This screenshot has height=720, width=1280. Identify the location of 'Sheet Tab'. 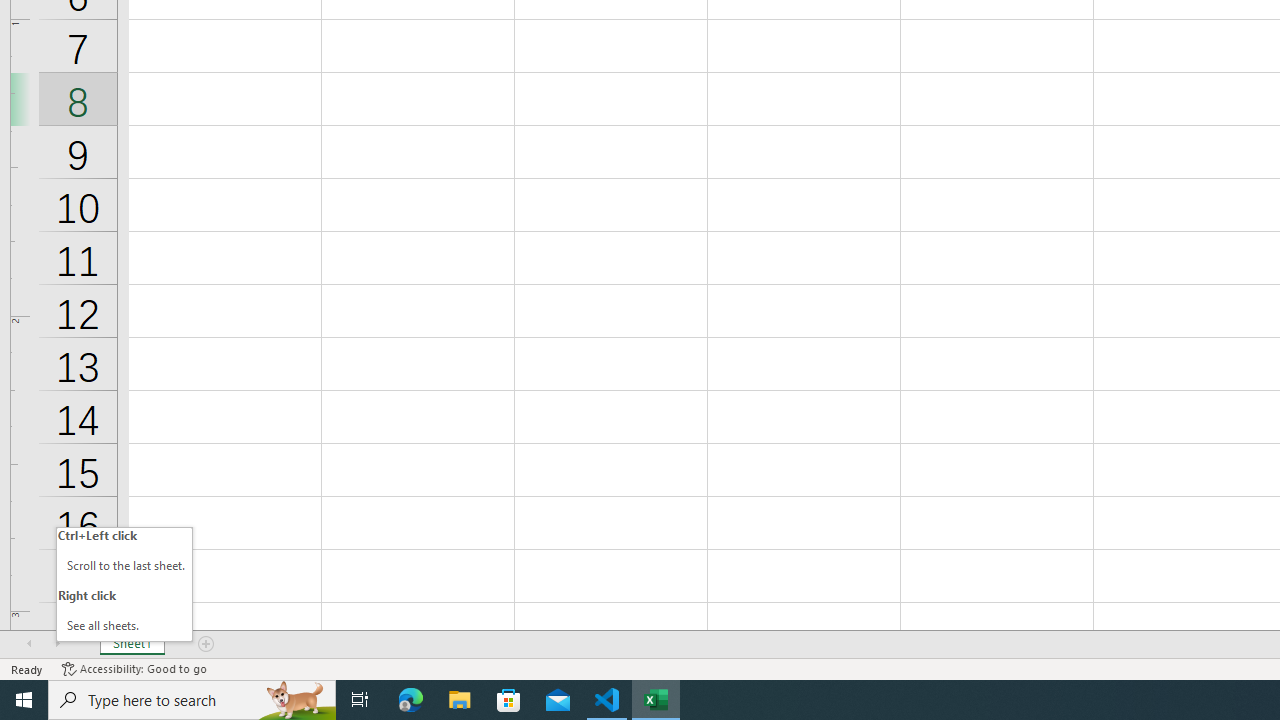
(131, 644).